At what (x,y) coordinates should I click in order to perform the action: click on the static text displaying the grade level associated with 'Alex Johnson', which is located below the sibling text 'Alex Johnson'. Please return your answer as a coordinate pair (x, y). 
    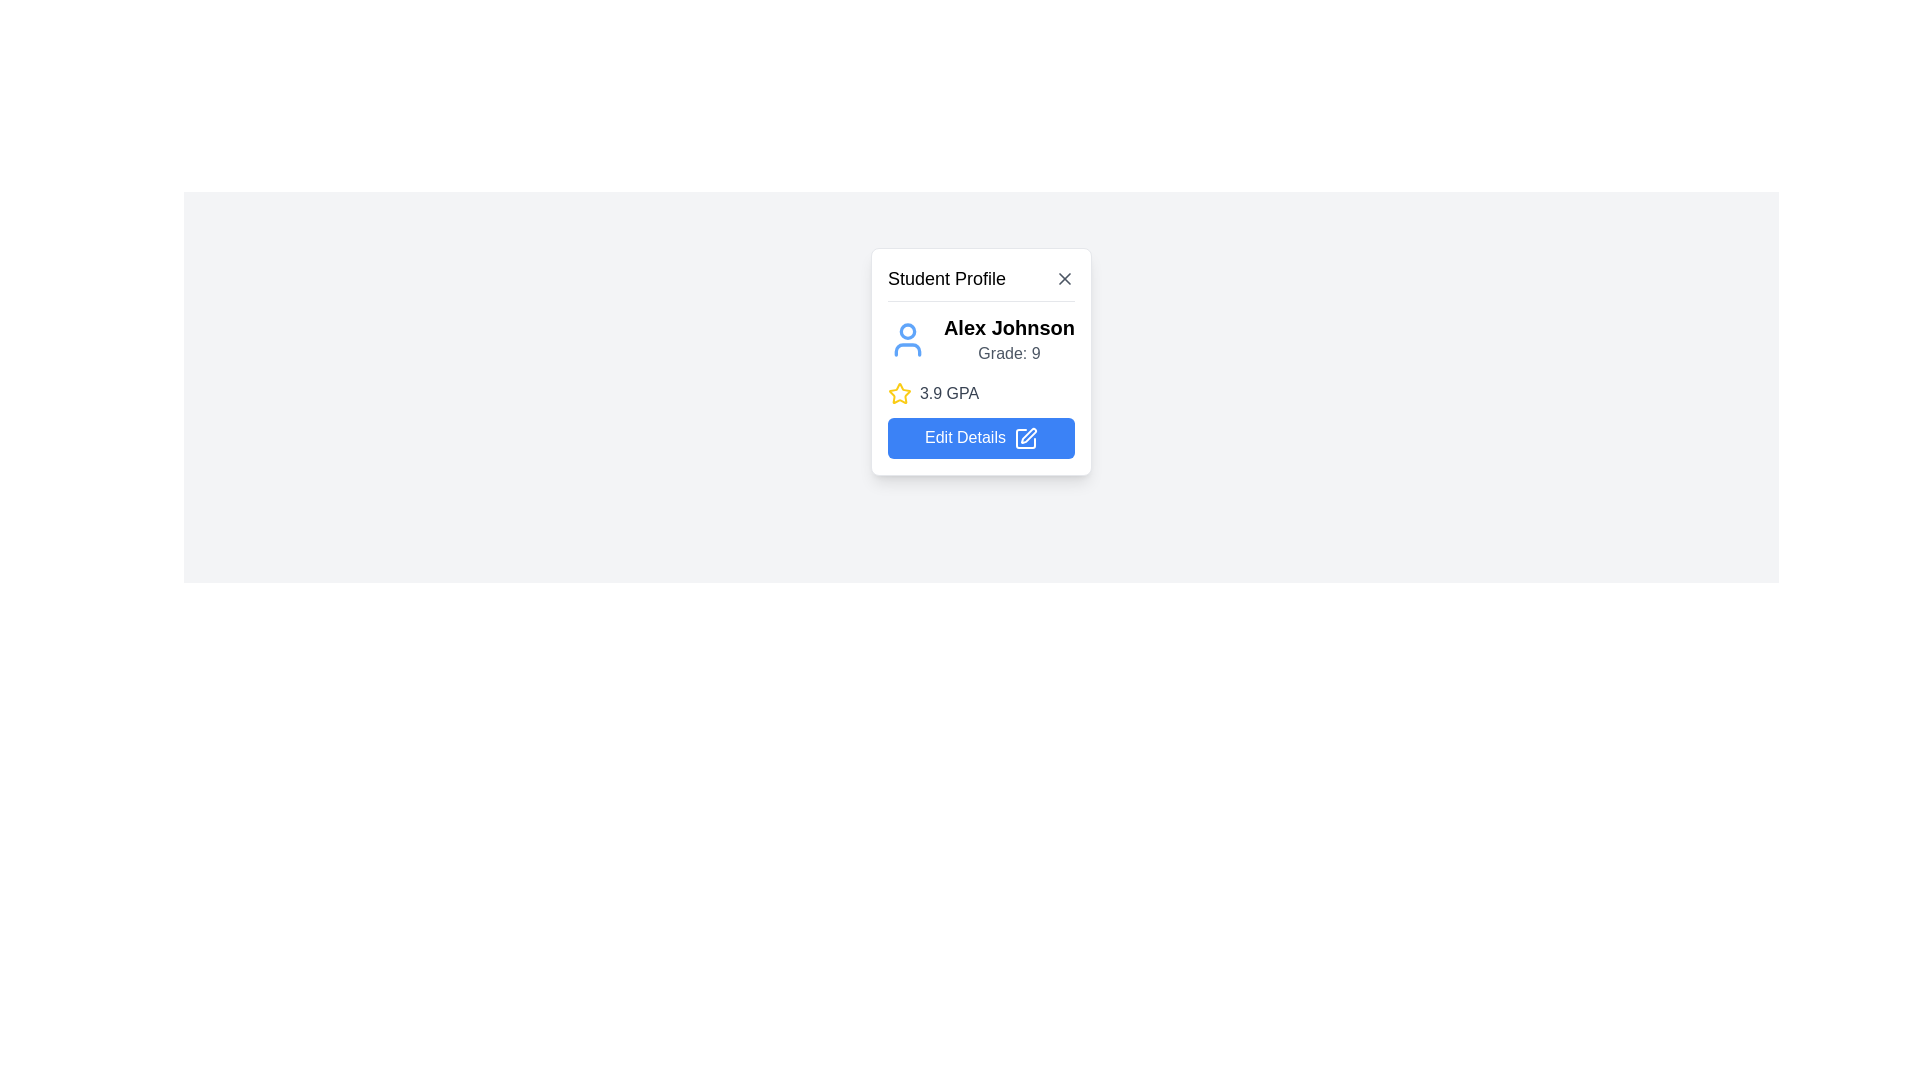
    Looking at the image, I should click on (1009, 353).